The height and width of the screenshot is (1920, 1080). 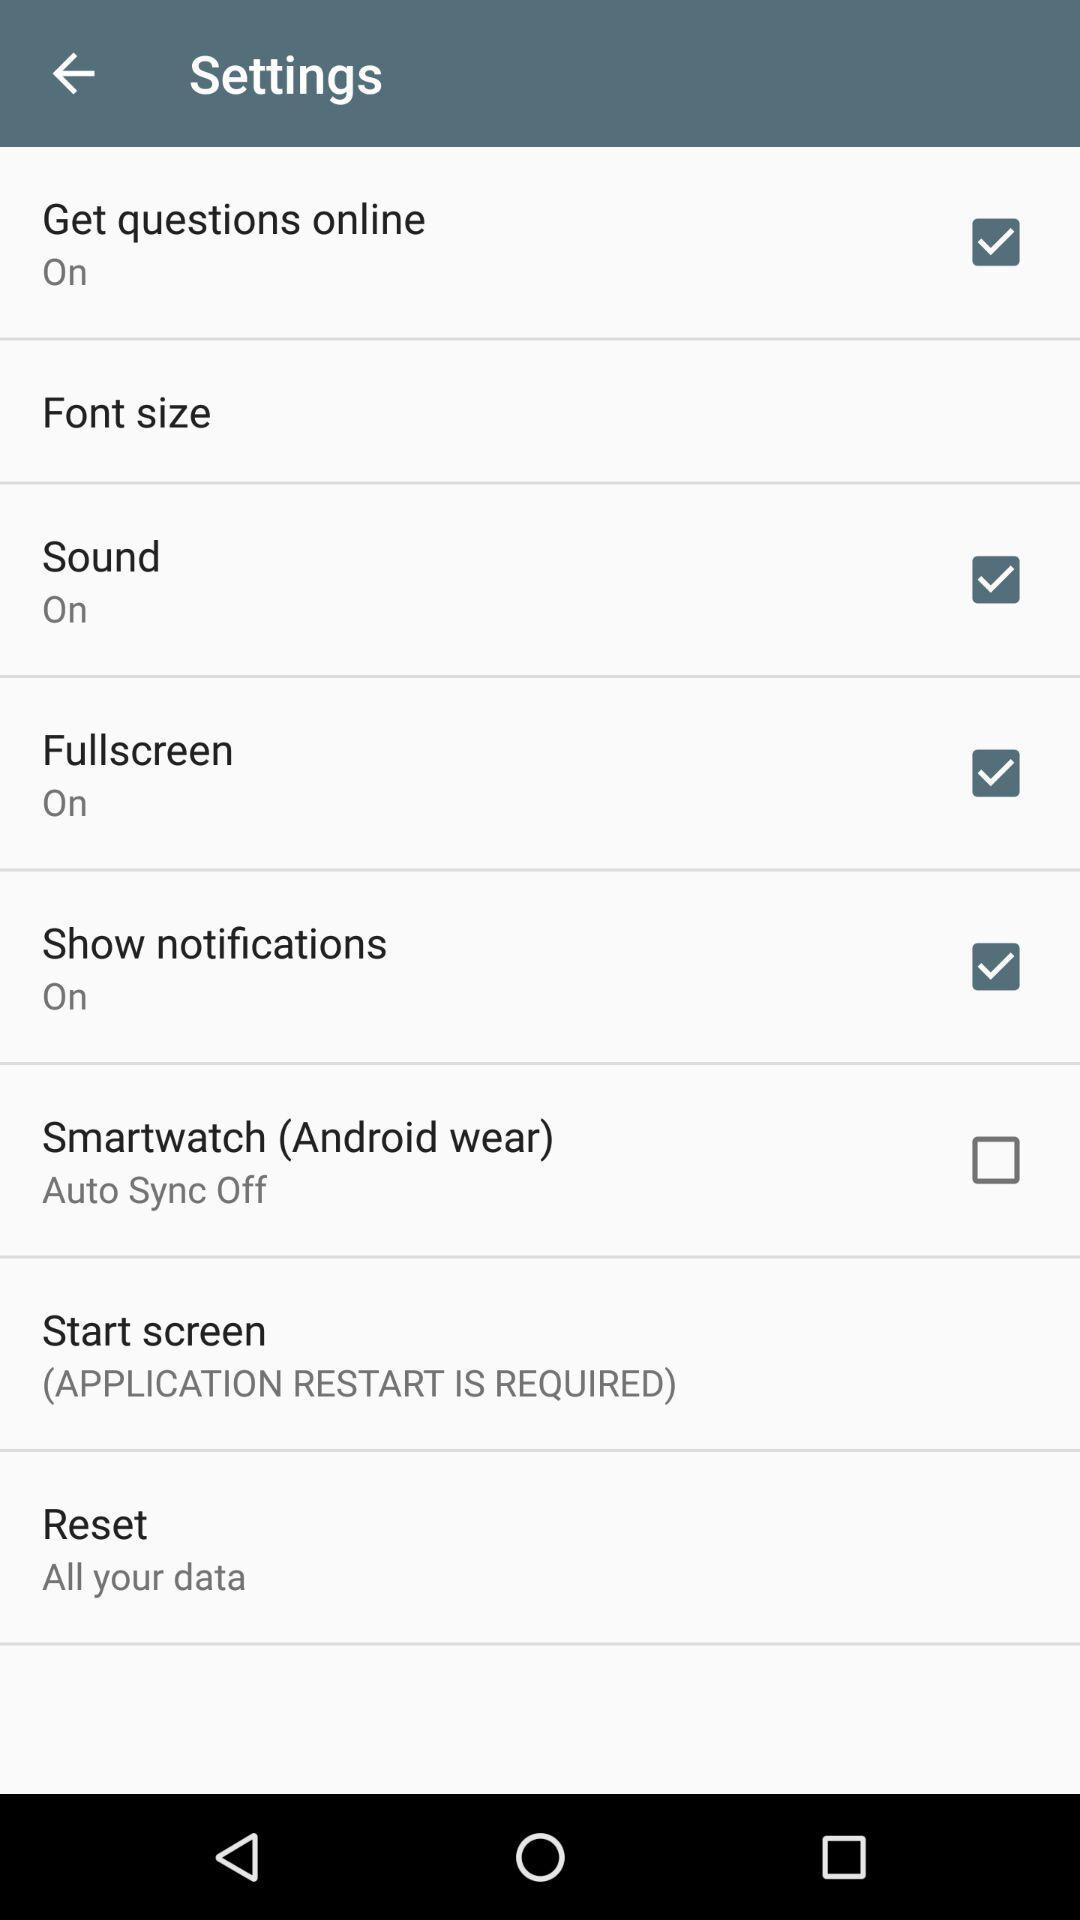 I want to click on item above the application restart is item, so click(x=153, y=1329).